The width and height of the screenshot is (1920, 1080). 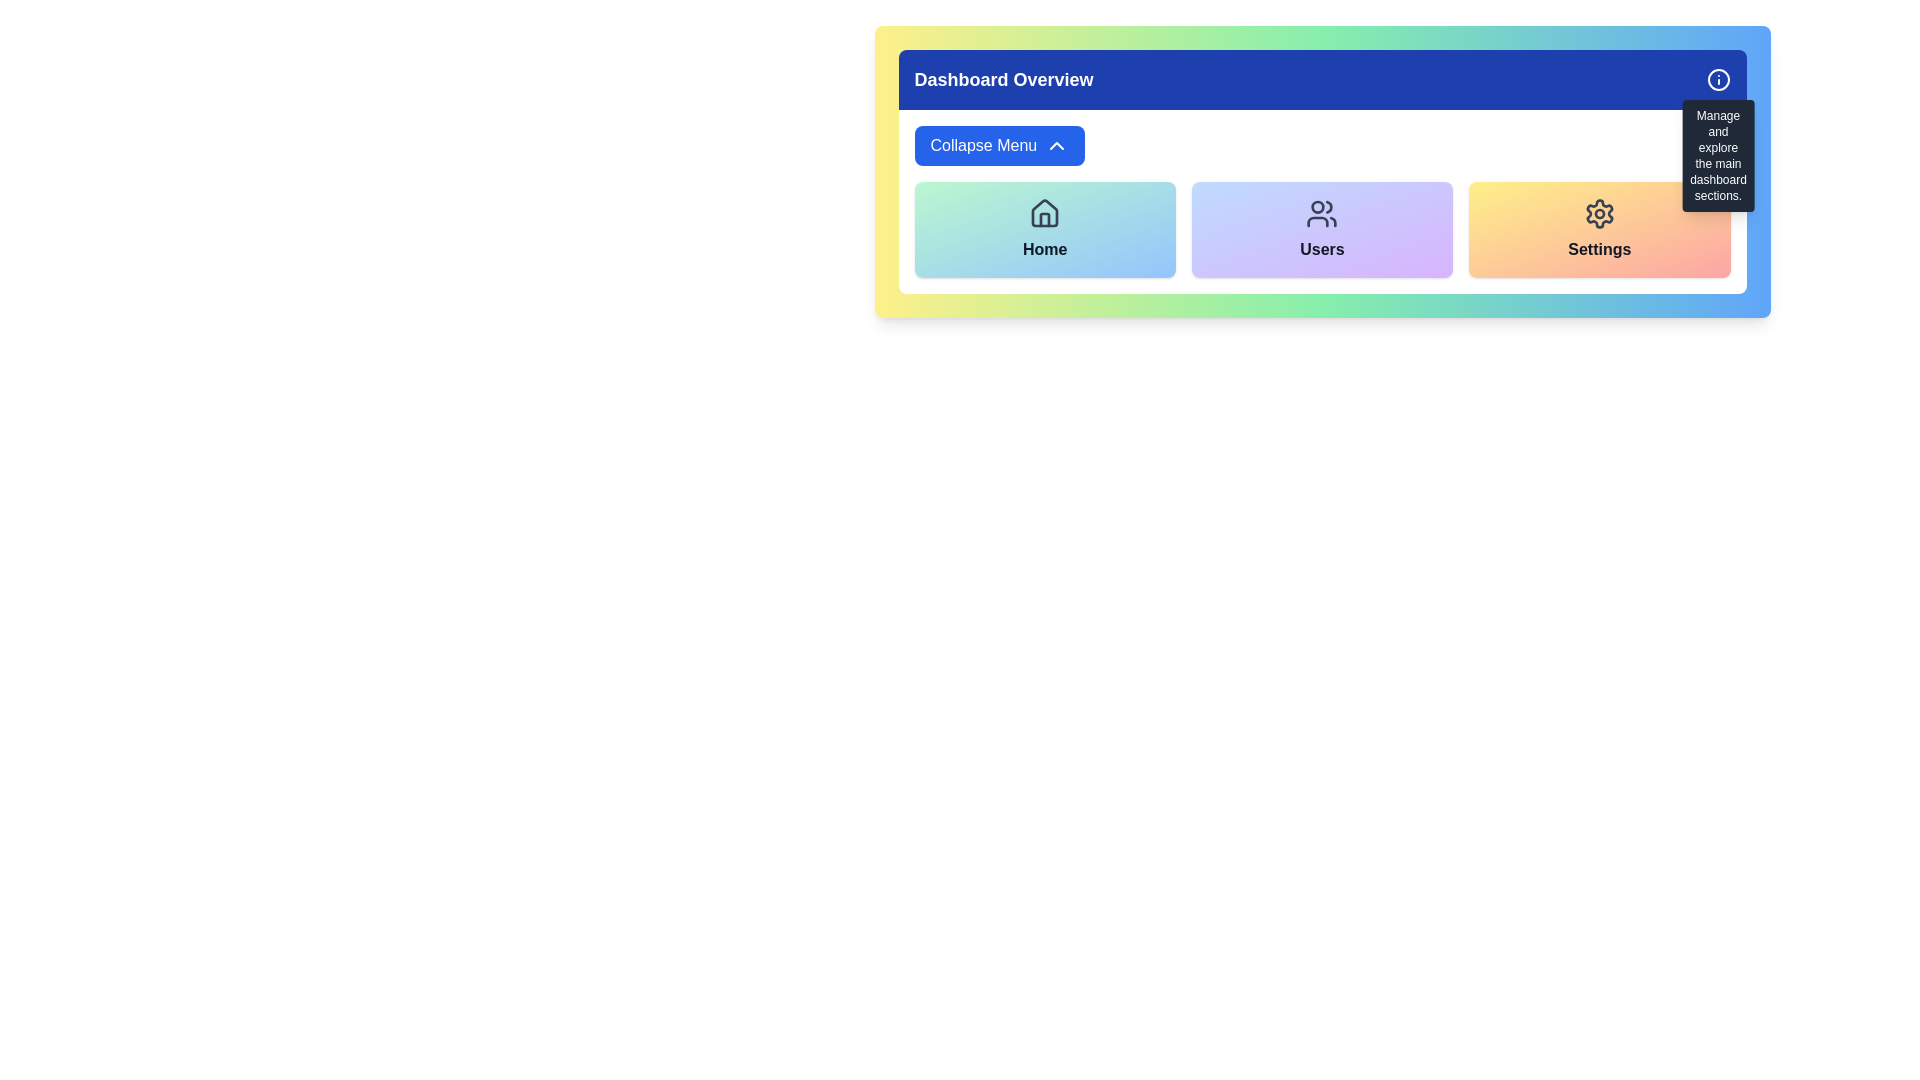 What do you see at coordinates (1322, 229) in the screenshot?
I see `the 'Users' button, which features a gradient background from blue to purple and has a centered icon of a group of people above a bold 'Users' label in black text` at bounding box center [1322, 229].